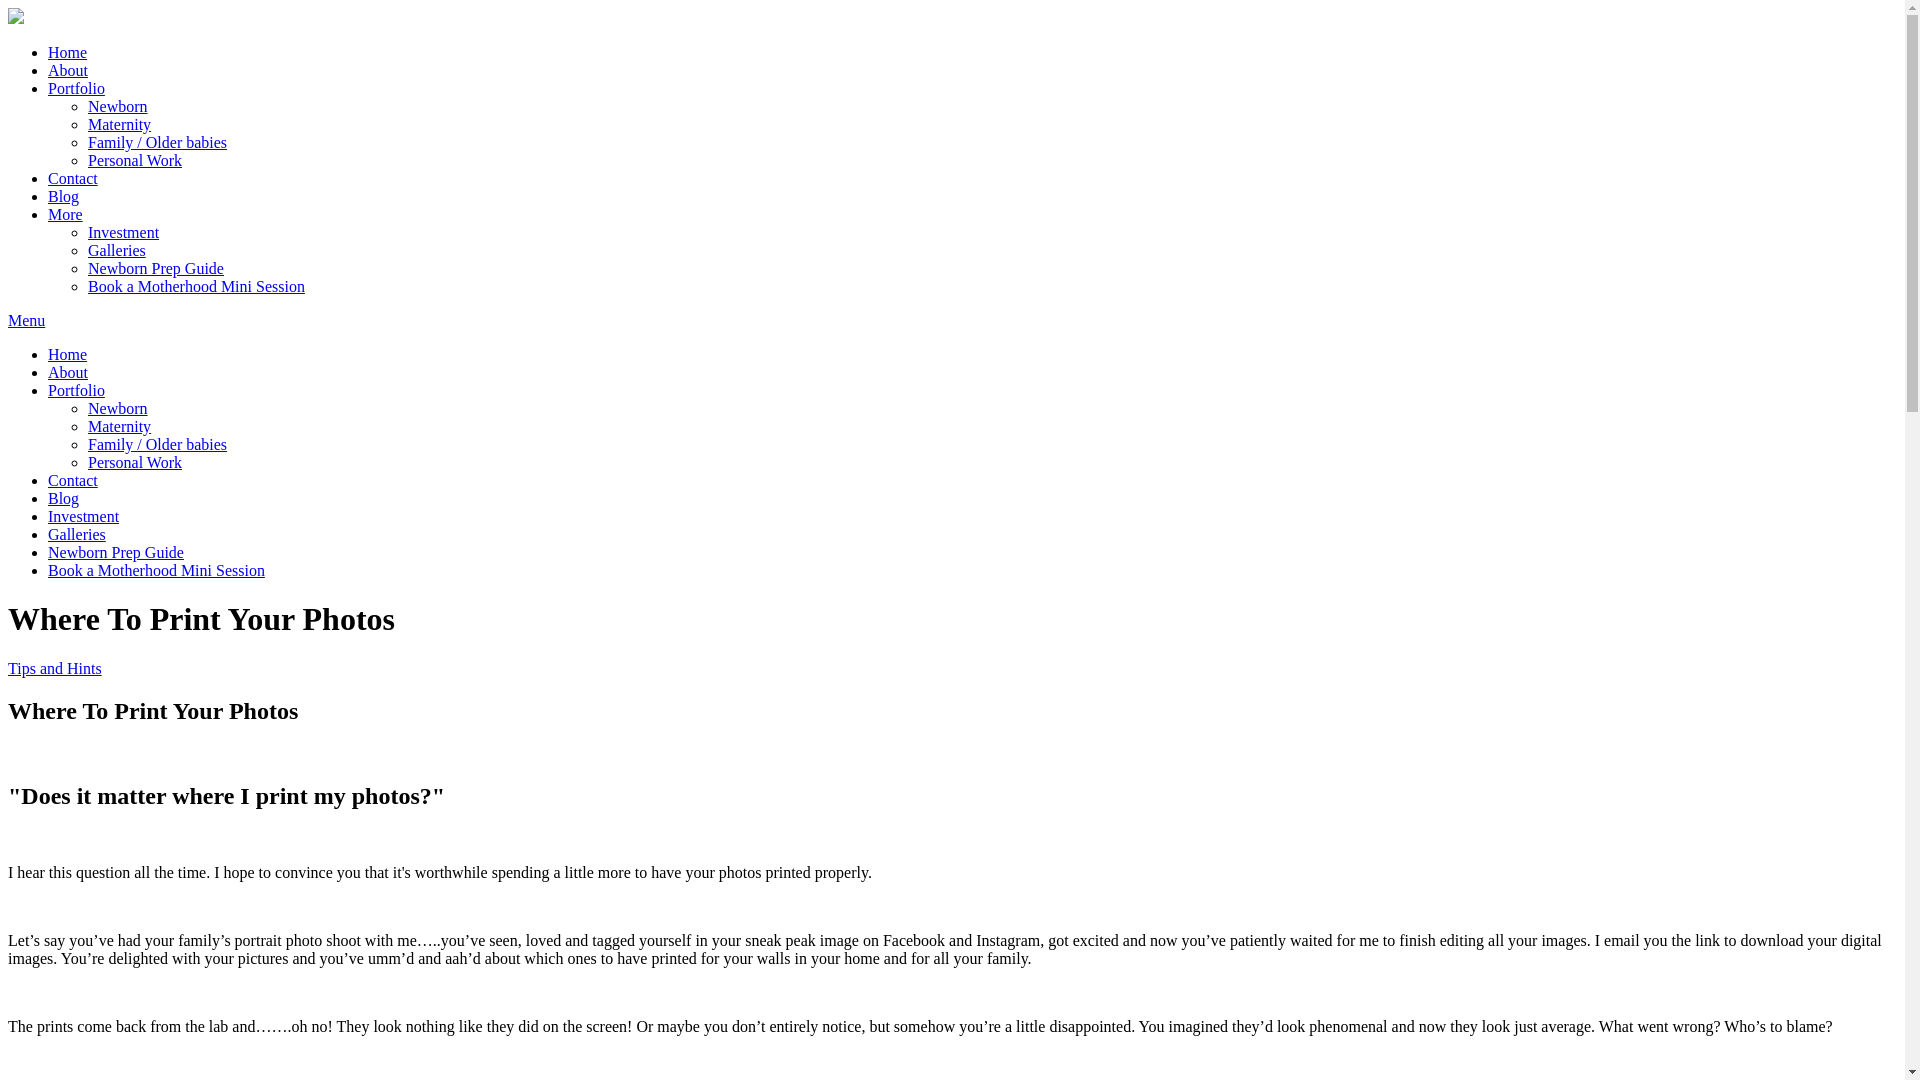 Image resolution: width=1920 pixels, height=1080 pixels. Describe the element at coordinates (82, 515) in the screenshot. I see `'Investment'` at that location.